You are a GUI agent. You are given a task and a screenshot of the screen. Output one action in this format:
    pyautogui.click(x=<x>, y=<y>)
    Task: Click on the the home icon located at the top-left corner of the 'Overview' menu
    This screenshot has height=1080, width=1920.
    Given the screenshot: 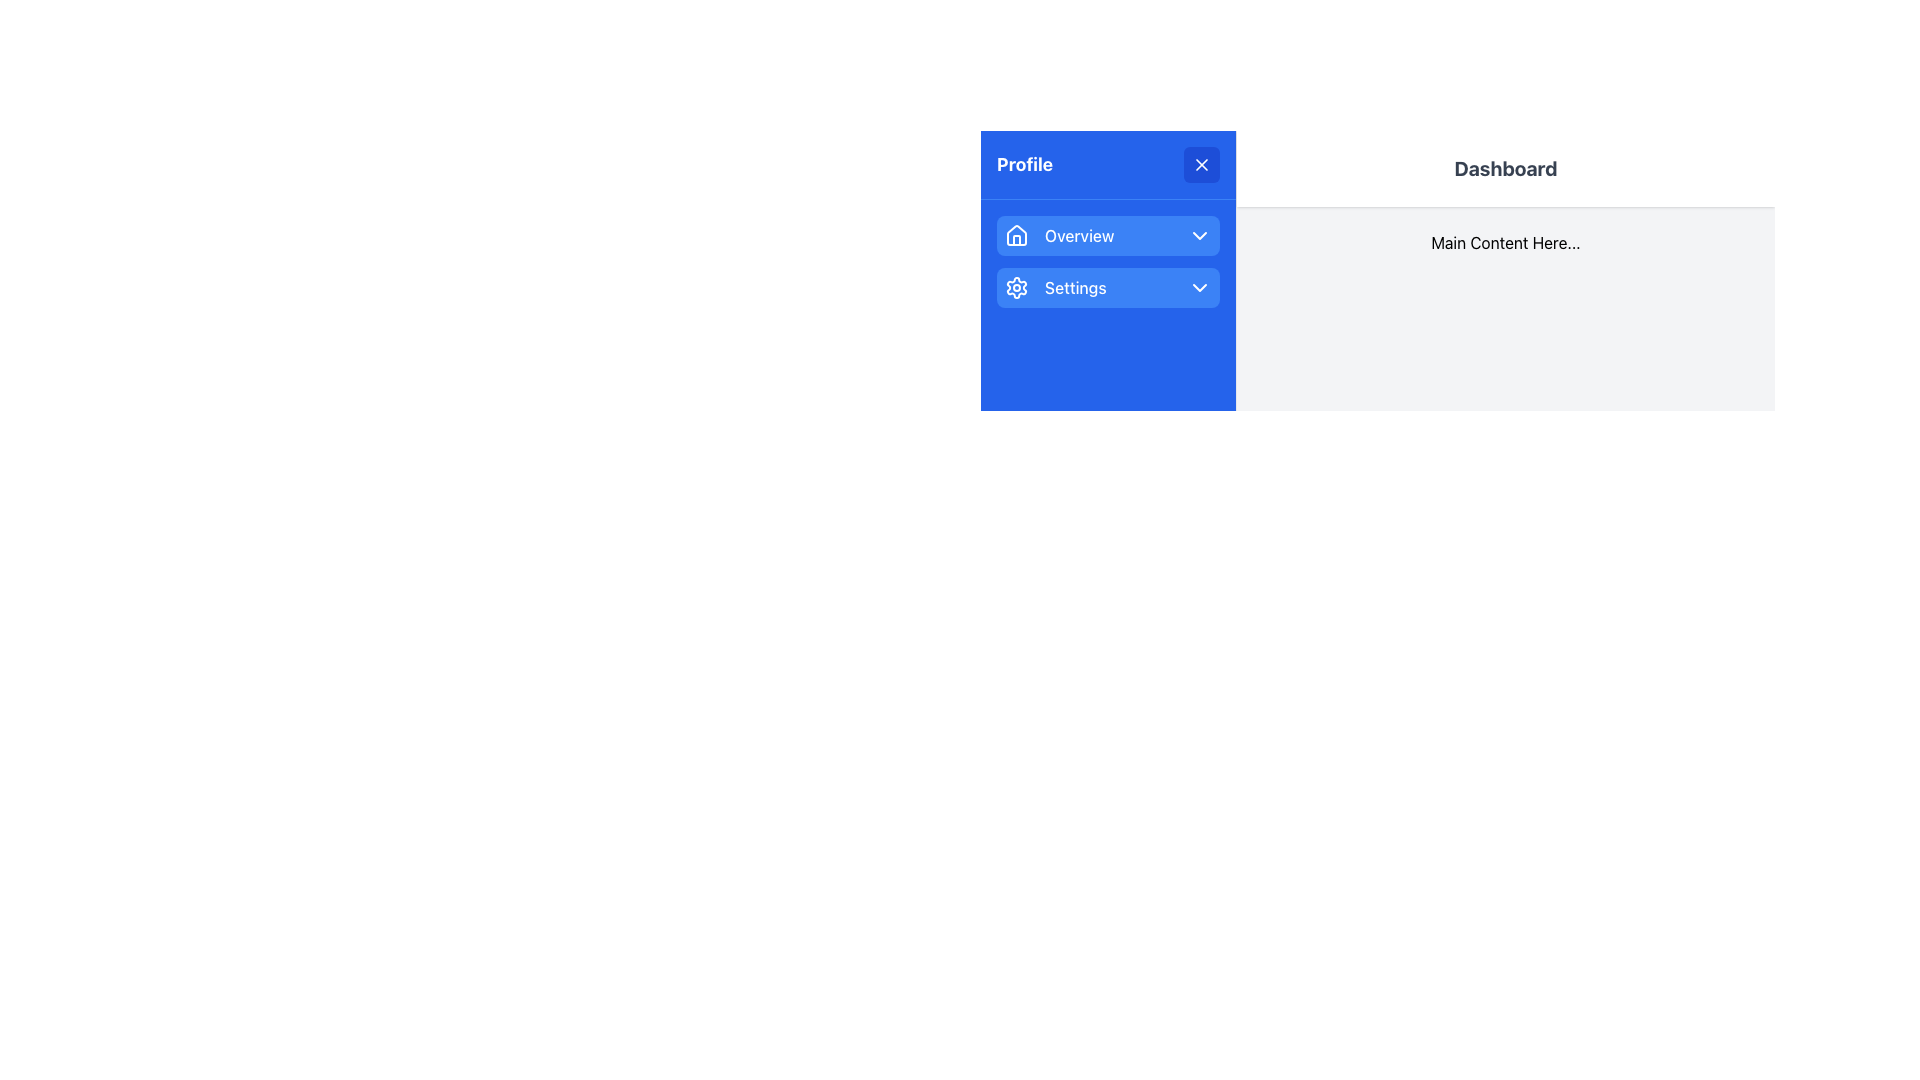 What is the action you would take?
    pyautogui.click(x=1017, y=239)
    